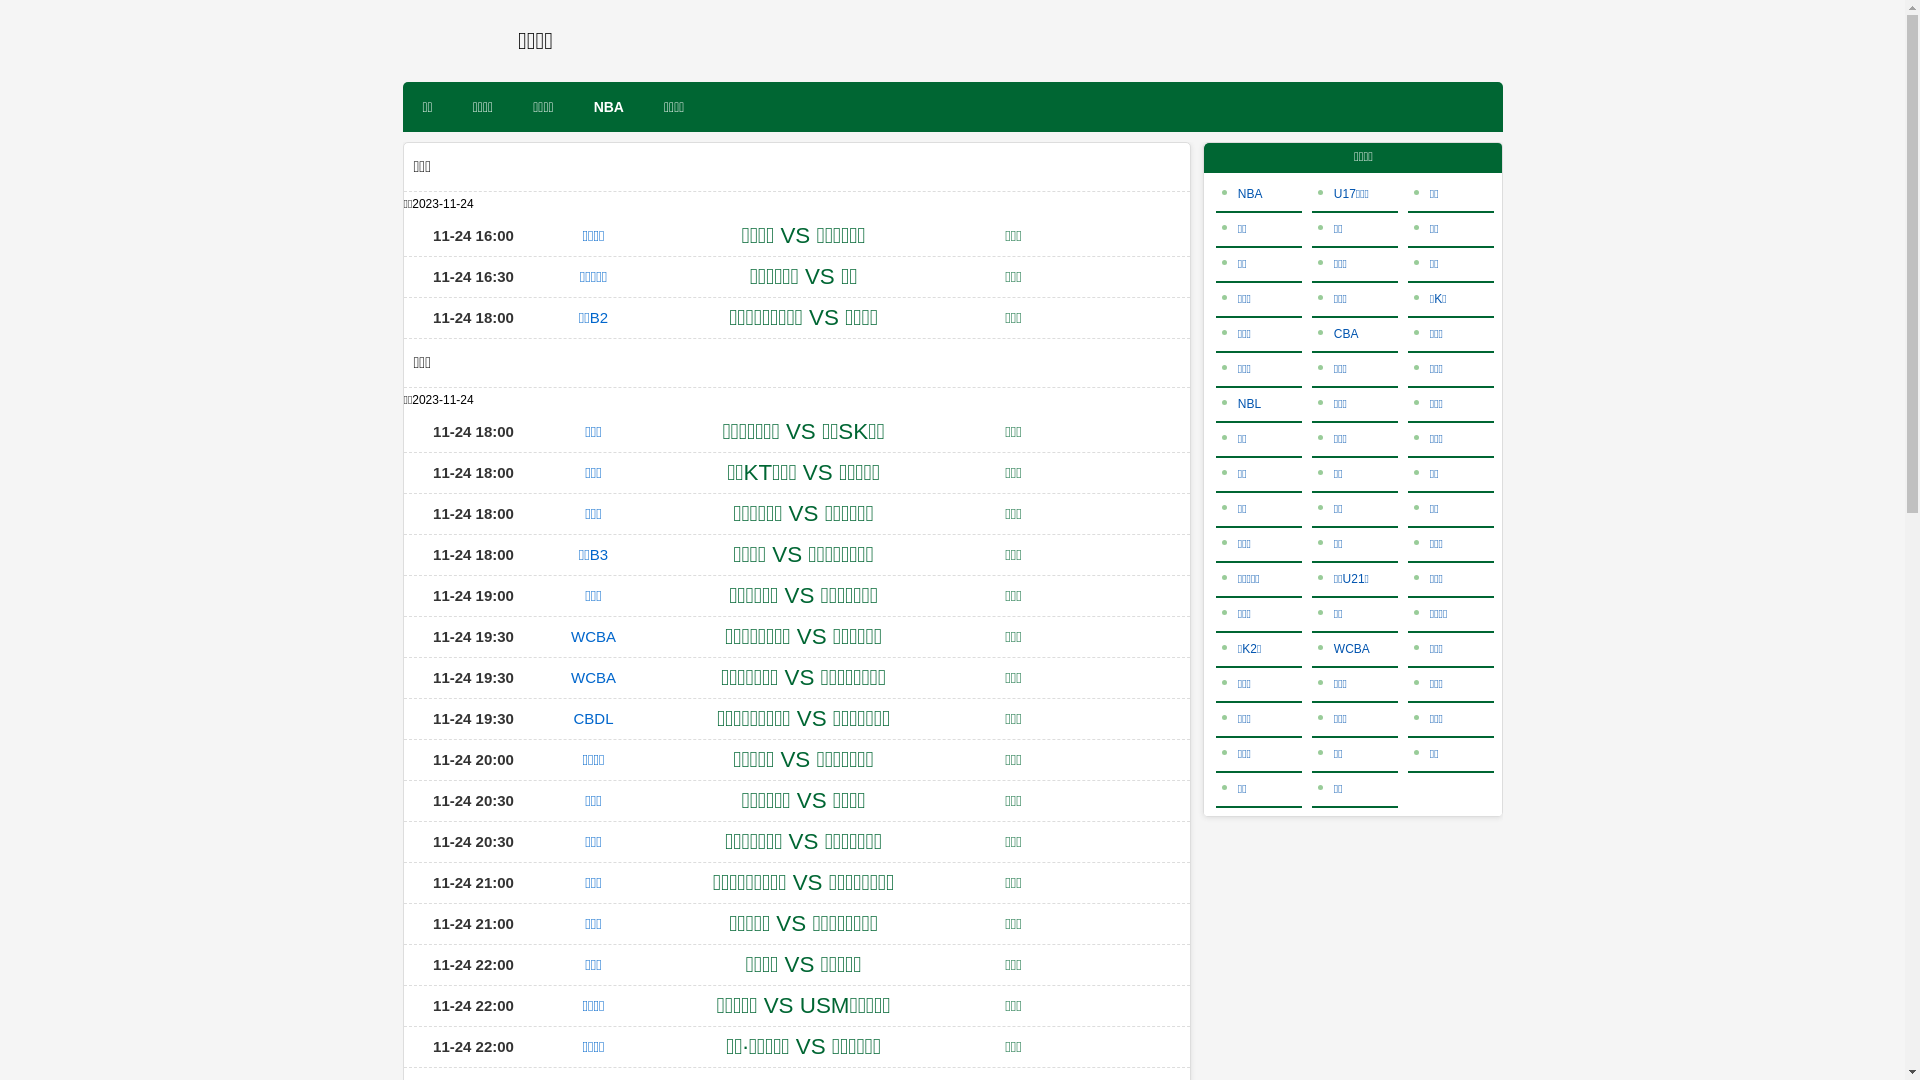  Describe the element at coordinates (592, 717) in the screenshot. I see `'CBDL'` at that location.